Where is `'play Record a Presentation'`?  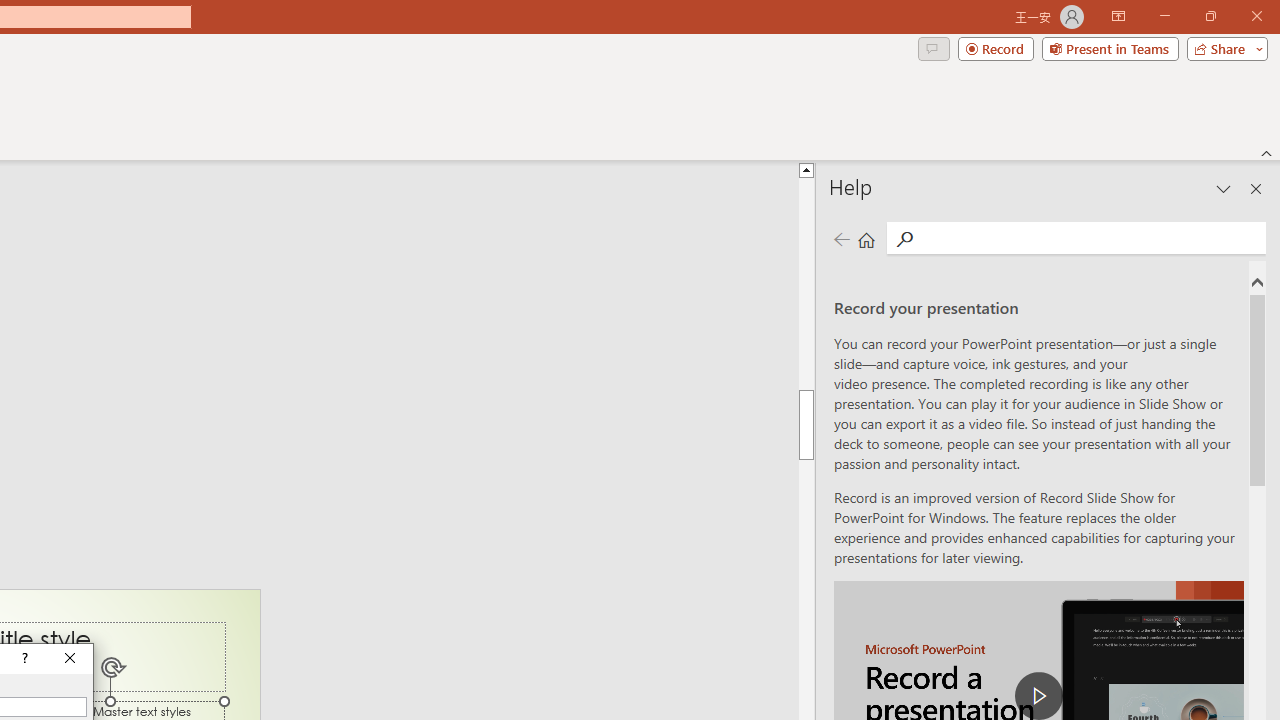 'play Record a Presentation' is located at coordinates (1038, 694).